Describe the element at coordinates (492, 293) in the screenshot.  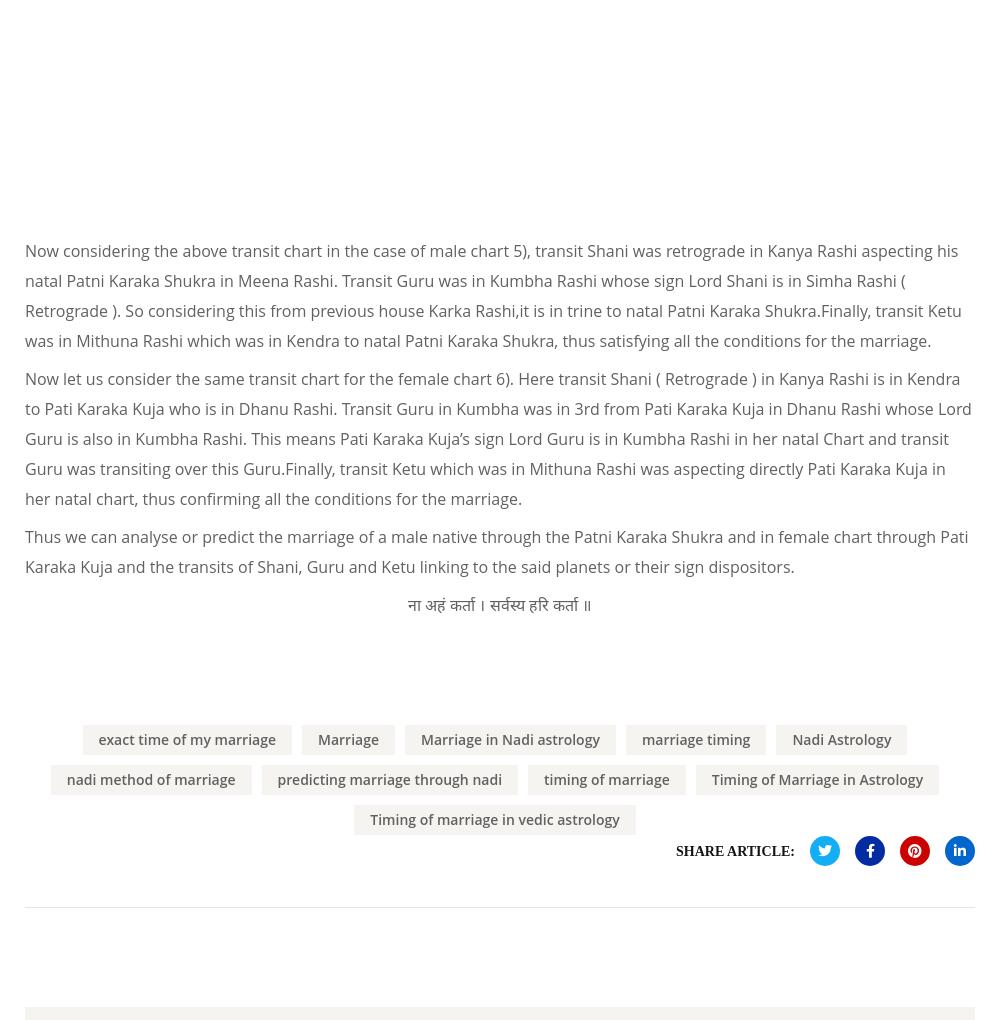
I see `'Now considering the above transit chart in the case of male chart 5), transit Shani was retrograde in Kanya Rashi aspecting his natal Patni Karaka Shukra in Meena Rashi. Transit Guru was in Kumbha Rashi whose sign Lord Shani is in Simha Rashi ( Retrograde ). So considering this from previous house Karka Rashi,it is in trine to natal Patni Karaka Shukra.Finally, transit Ketu was in Mithuna Rashi which was in Kendra to natal Patni Karaka Shukra, thus satisfying all the conditions for the marriage.'` at that location.